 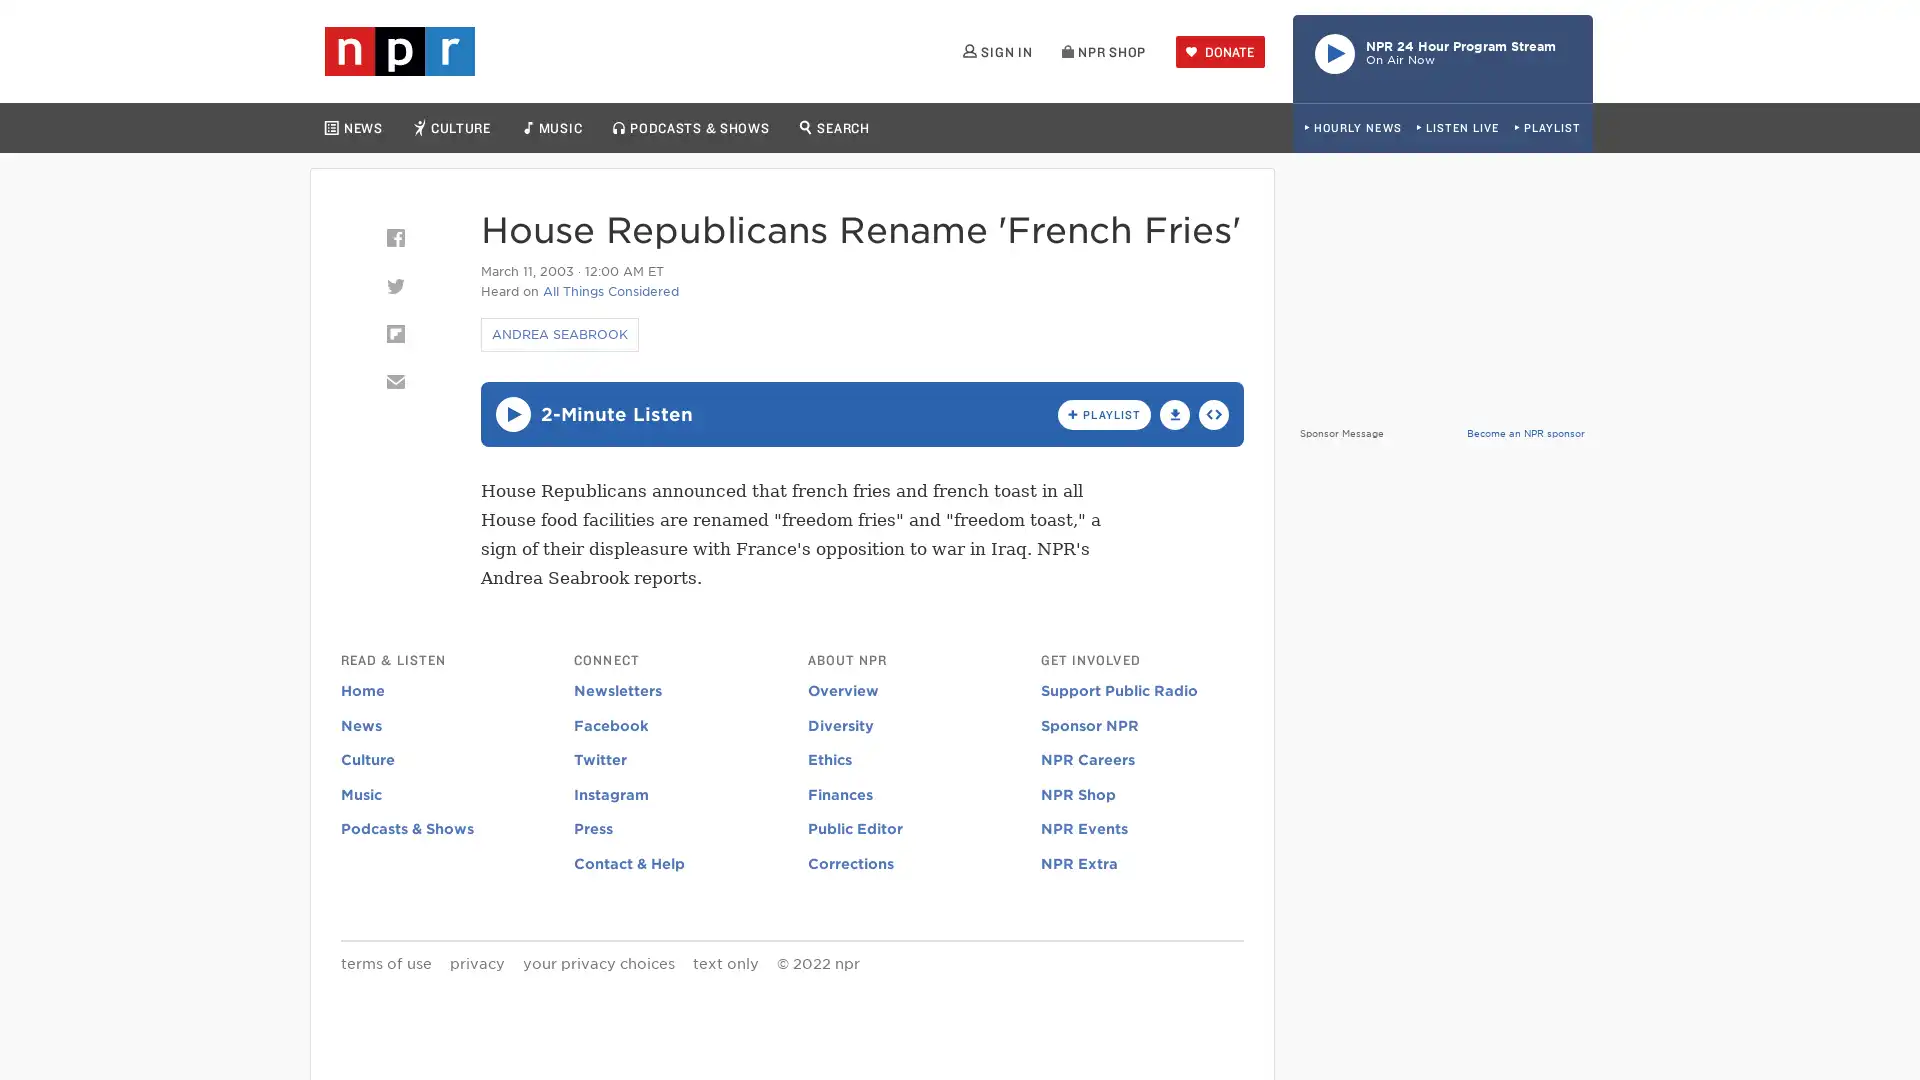 I want to click on PLAYLIST, so click(x=1546, y=128).